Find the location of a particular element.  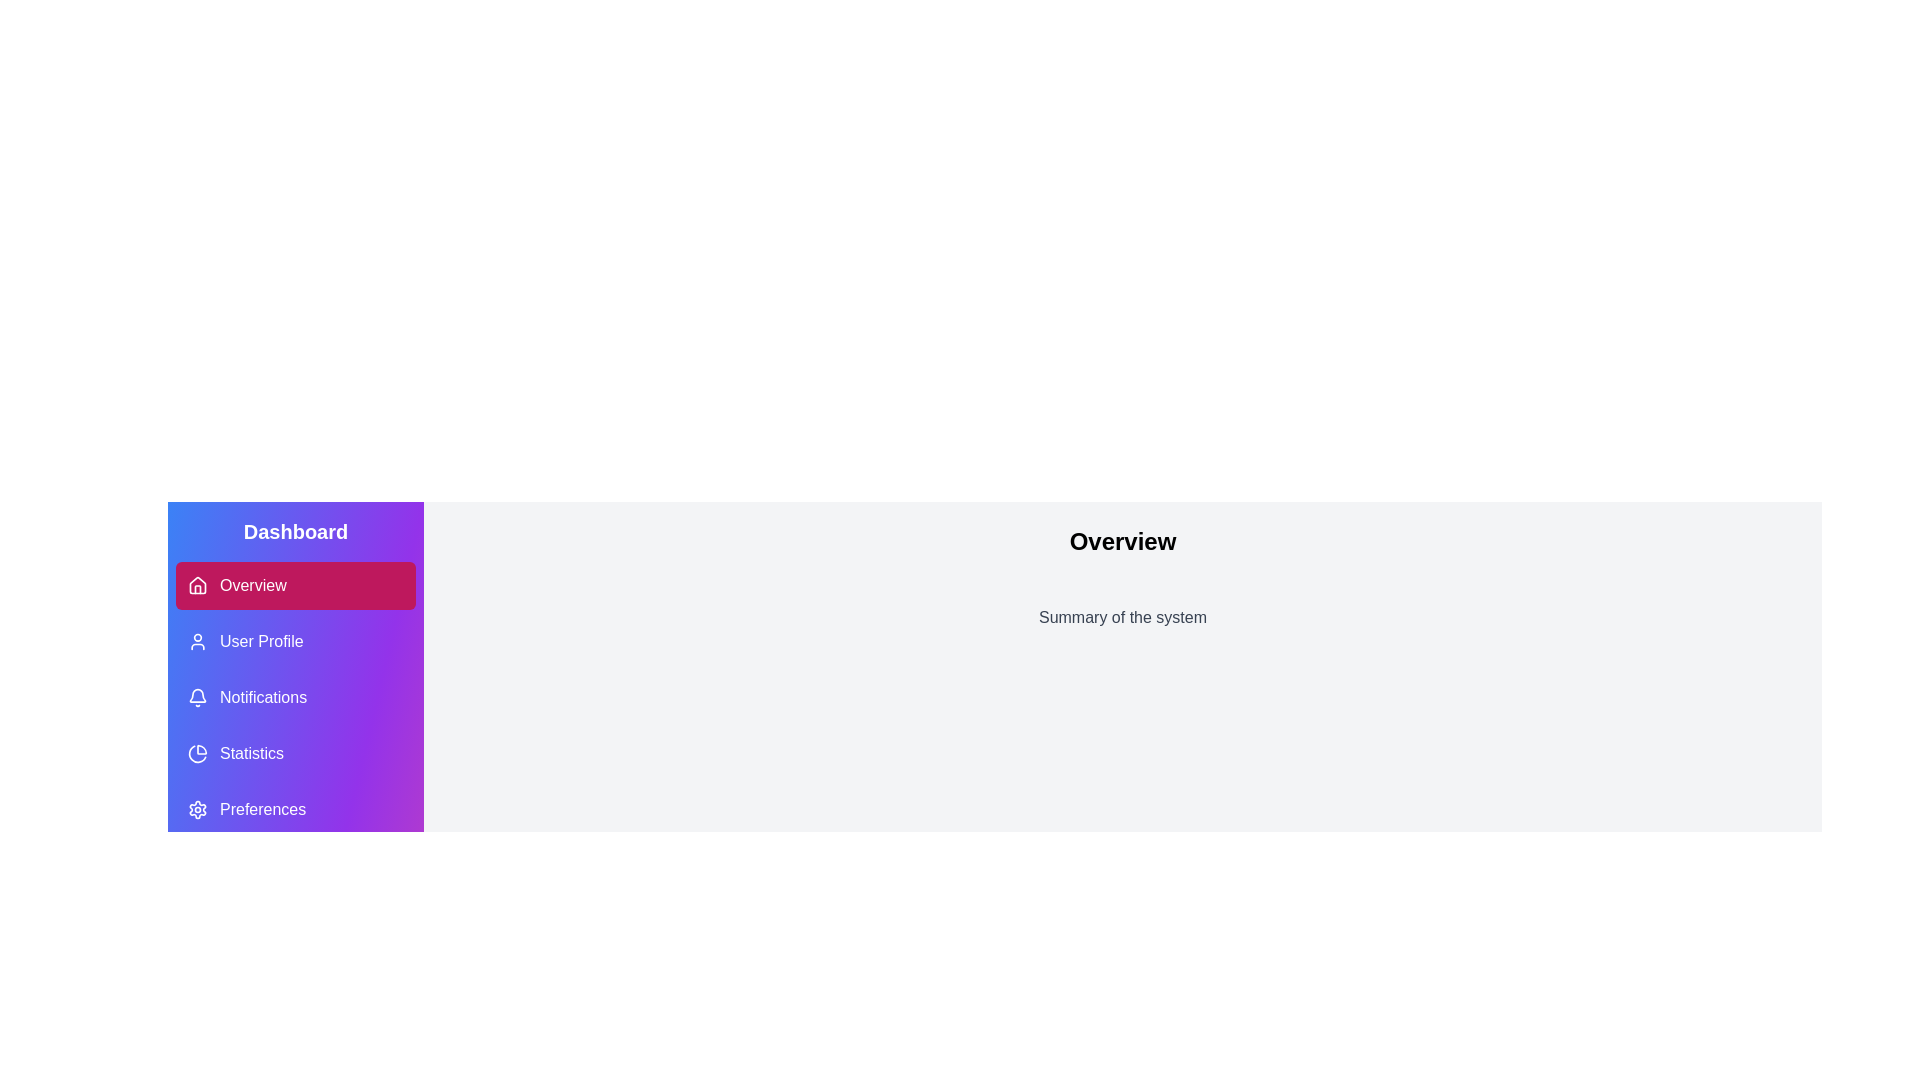

the 'Dashboard' text label, which serves as a heading indicating the current context of the section is located at coordinates (295, 531).